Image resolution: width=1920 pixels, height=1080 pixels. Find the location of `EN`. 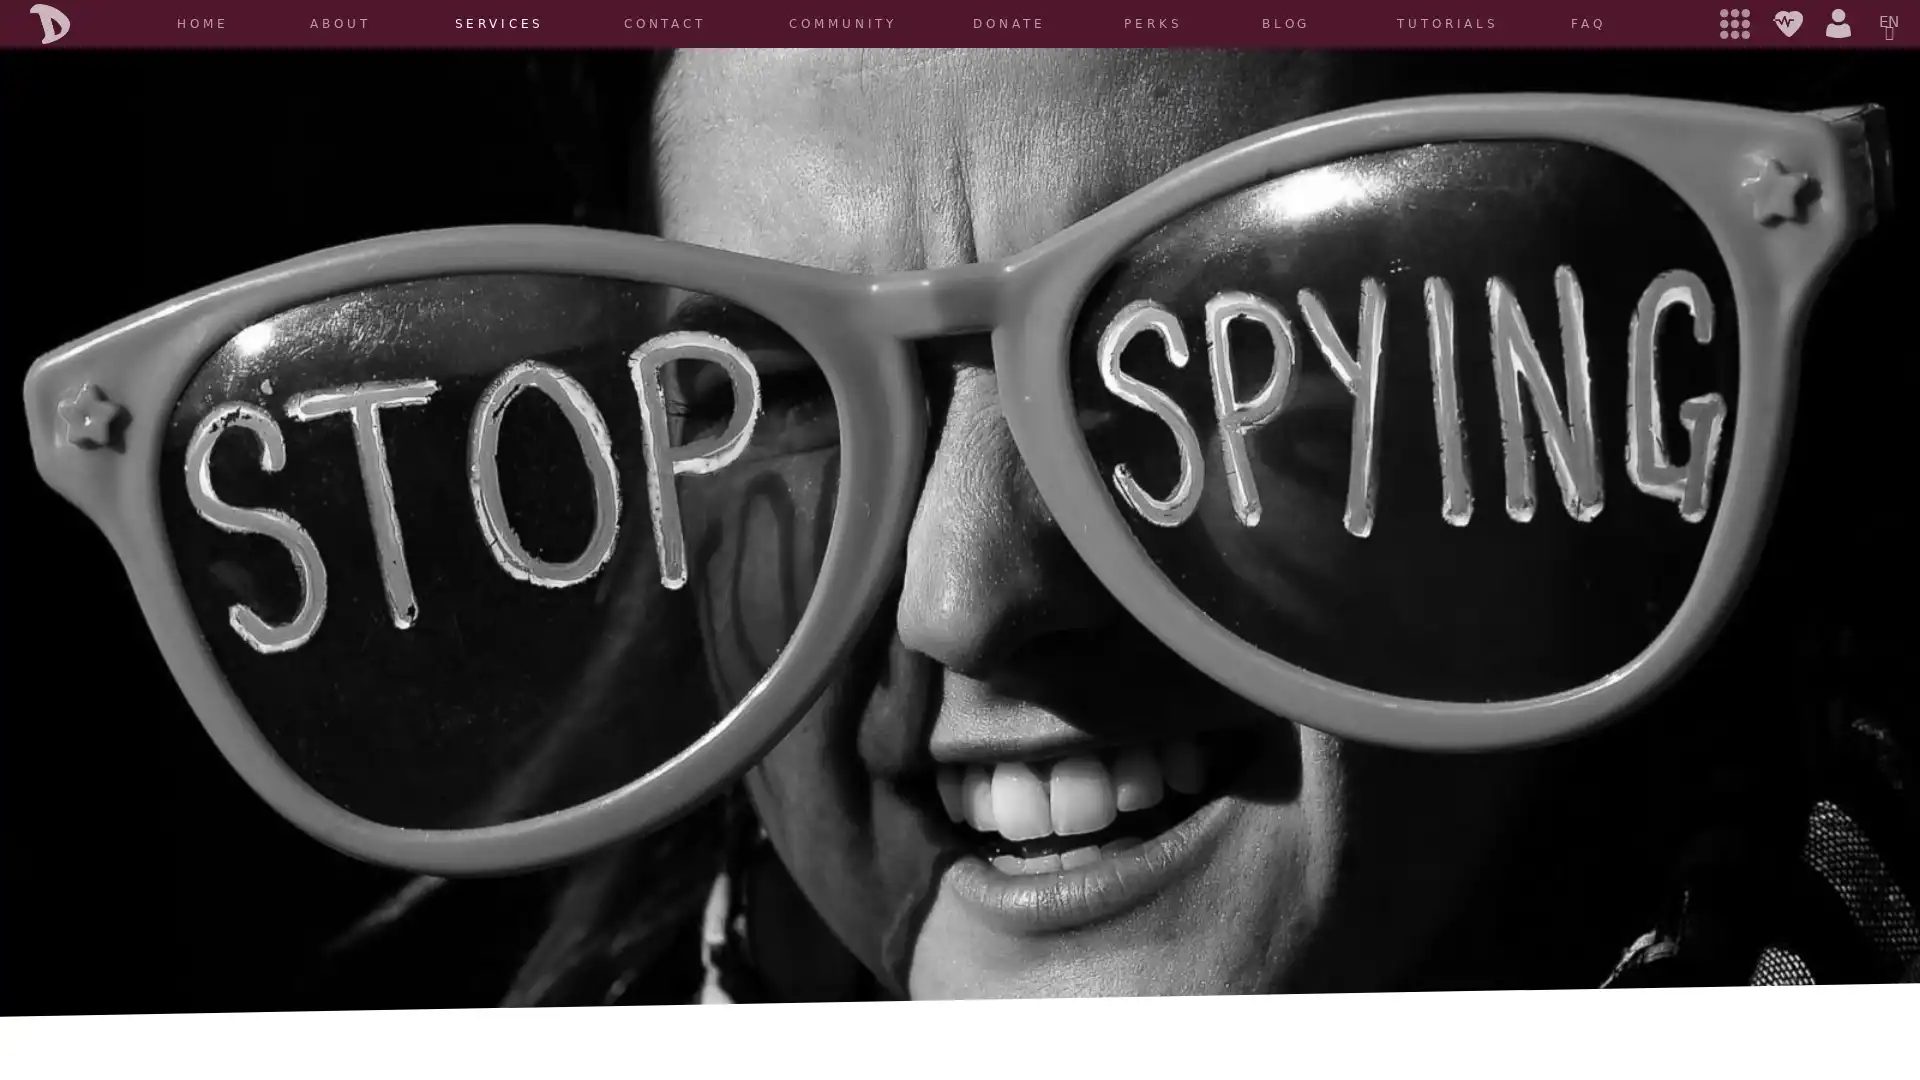

EN is located at coordinates (1888, 21).